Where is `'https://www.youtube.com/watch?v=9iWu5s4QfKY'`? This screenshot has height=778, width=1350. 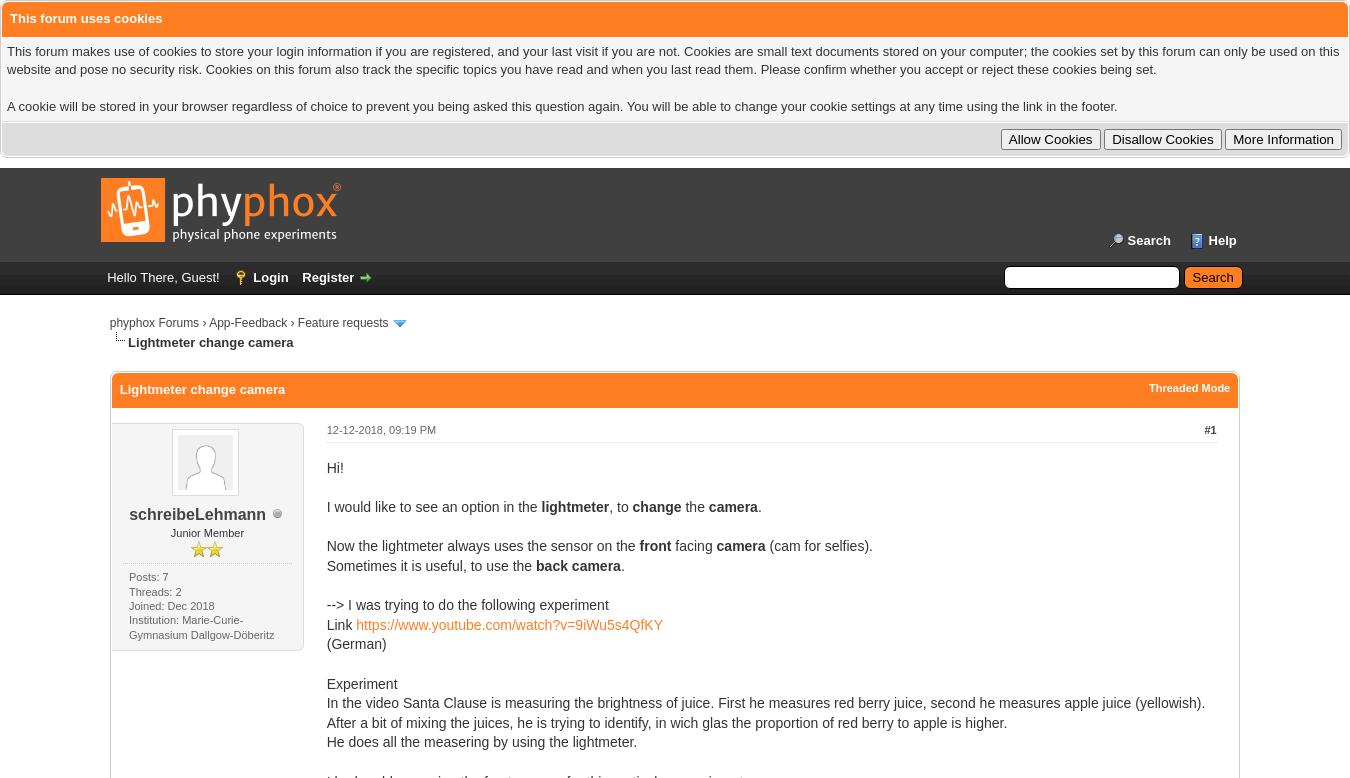 'https://www.youtube.com/watch?v=9iWu5s4QfKY' is located at coordinates (508, 623).